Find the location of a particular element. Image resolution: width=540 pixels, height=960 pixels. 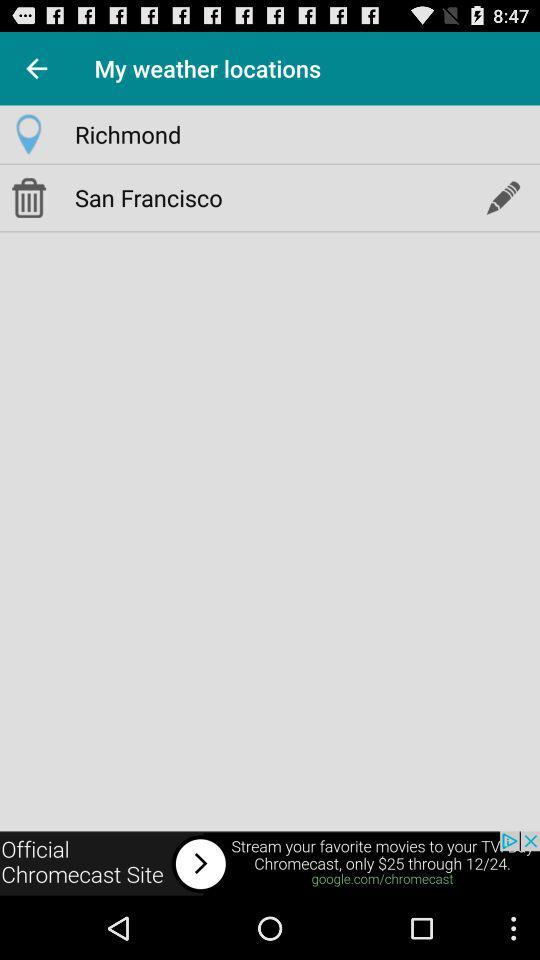

delete location is located at coordinates (28, 197).